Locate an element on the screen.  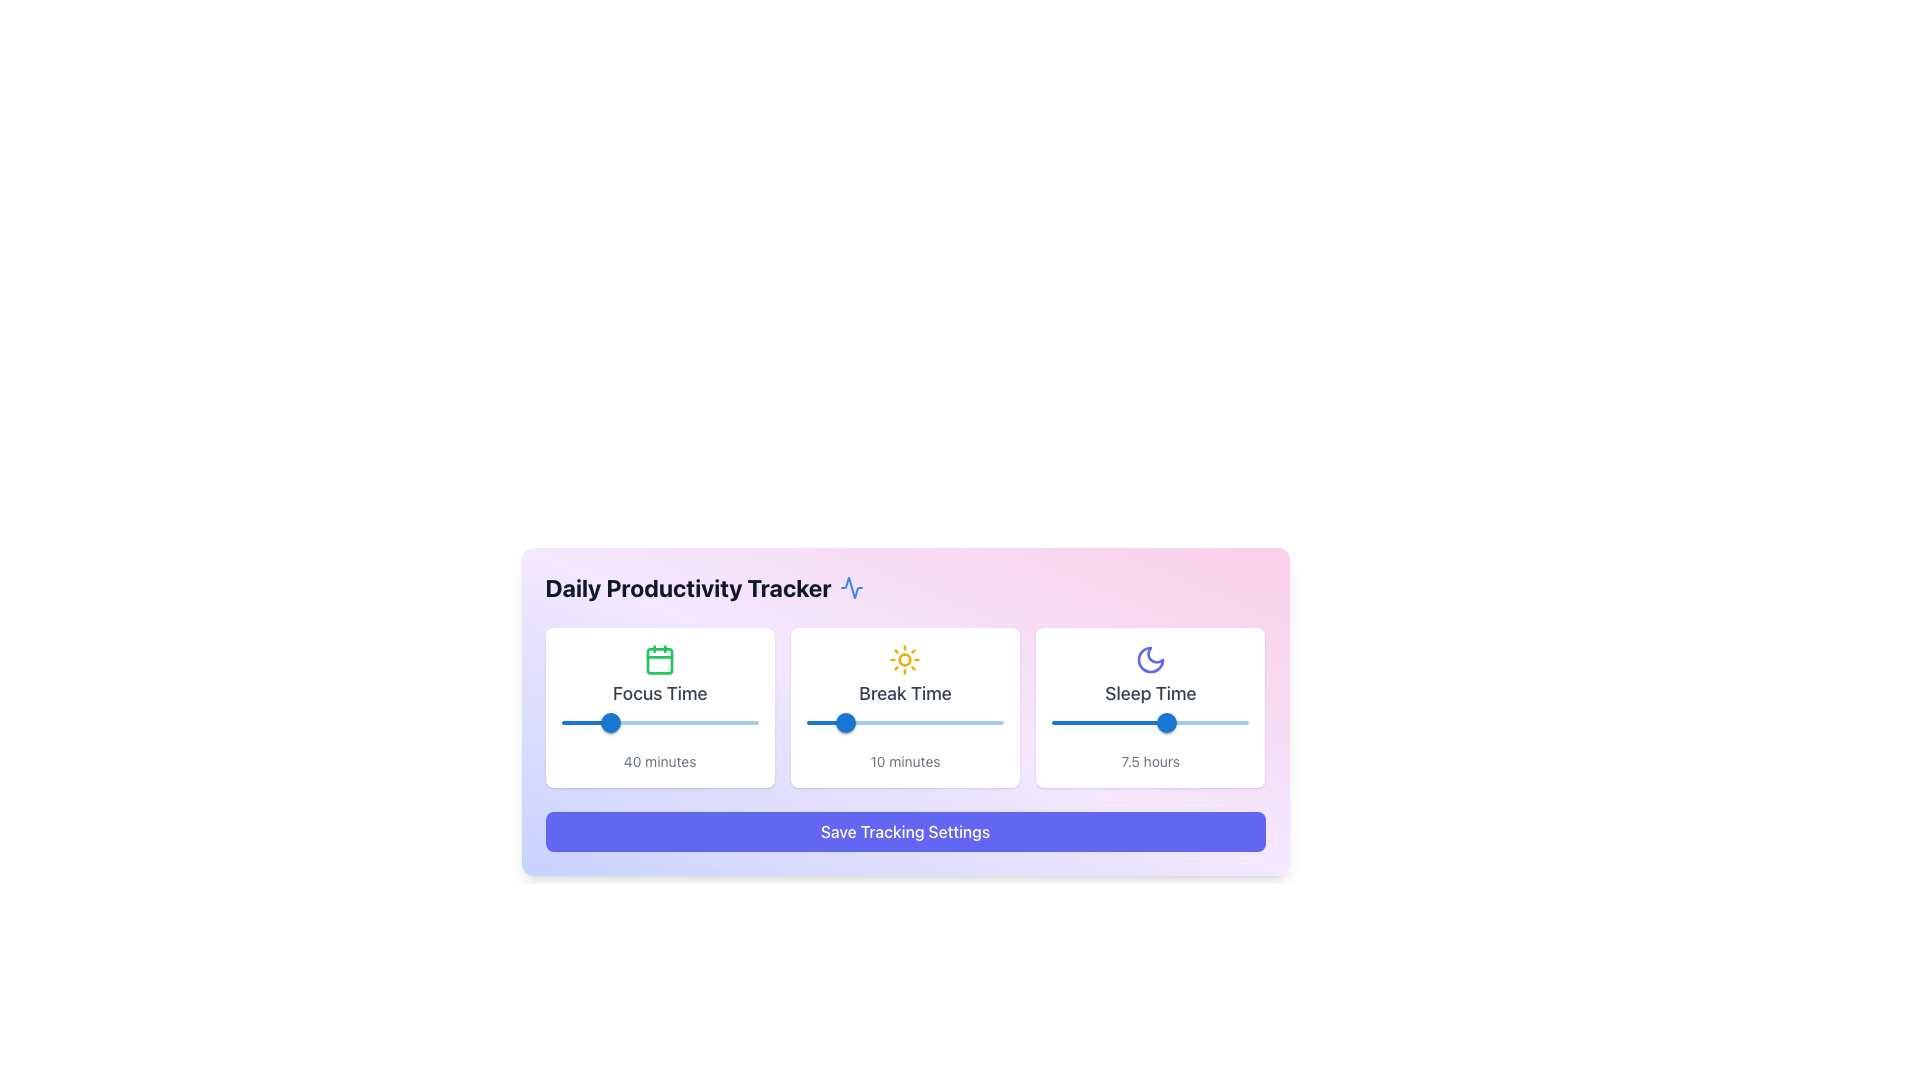
the sleep time slider is located at coordinates (1083, 722).